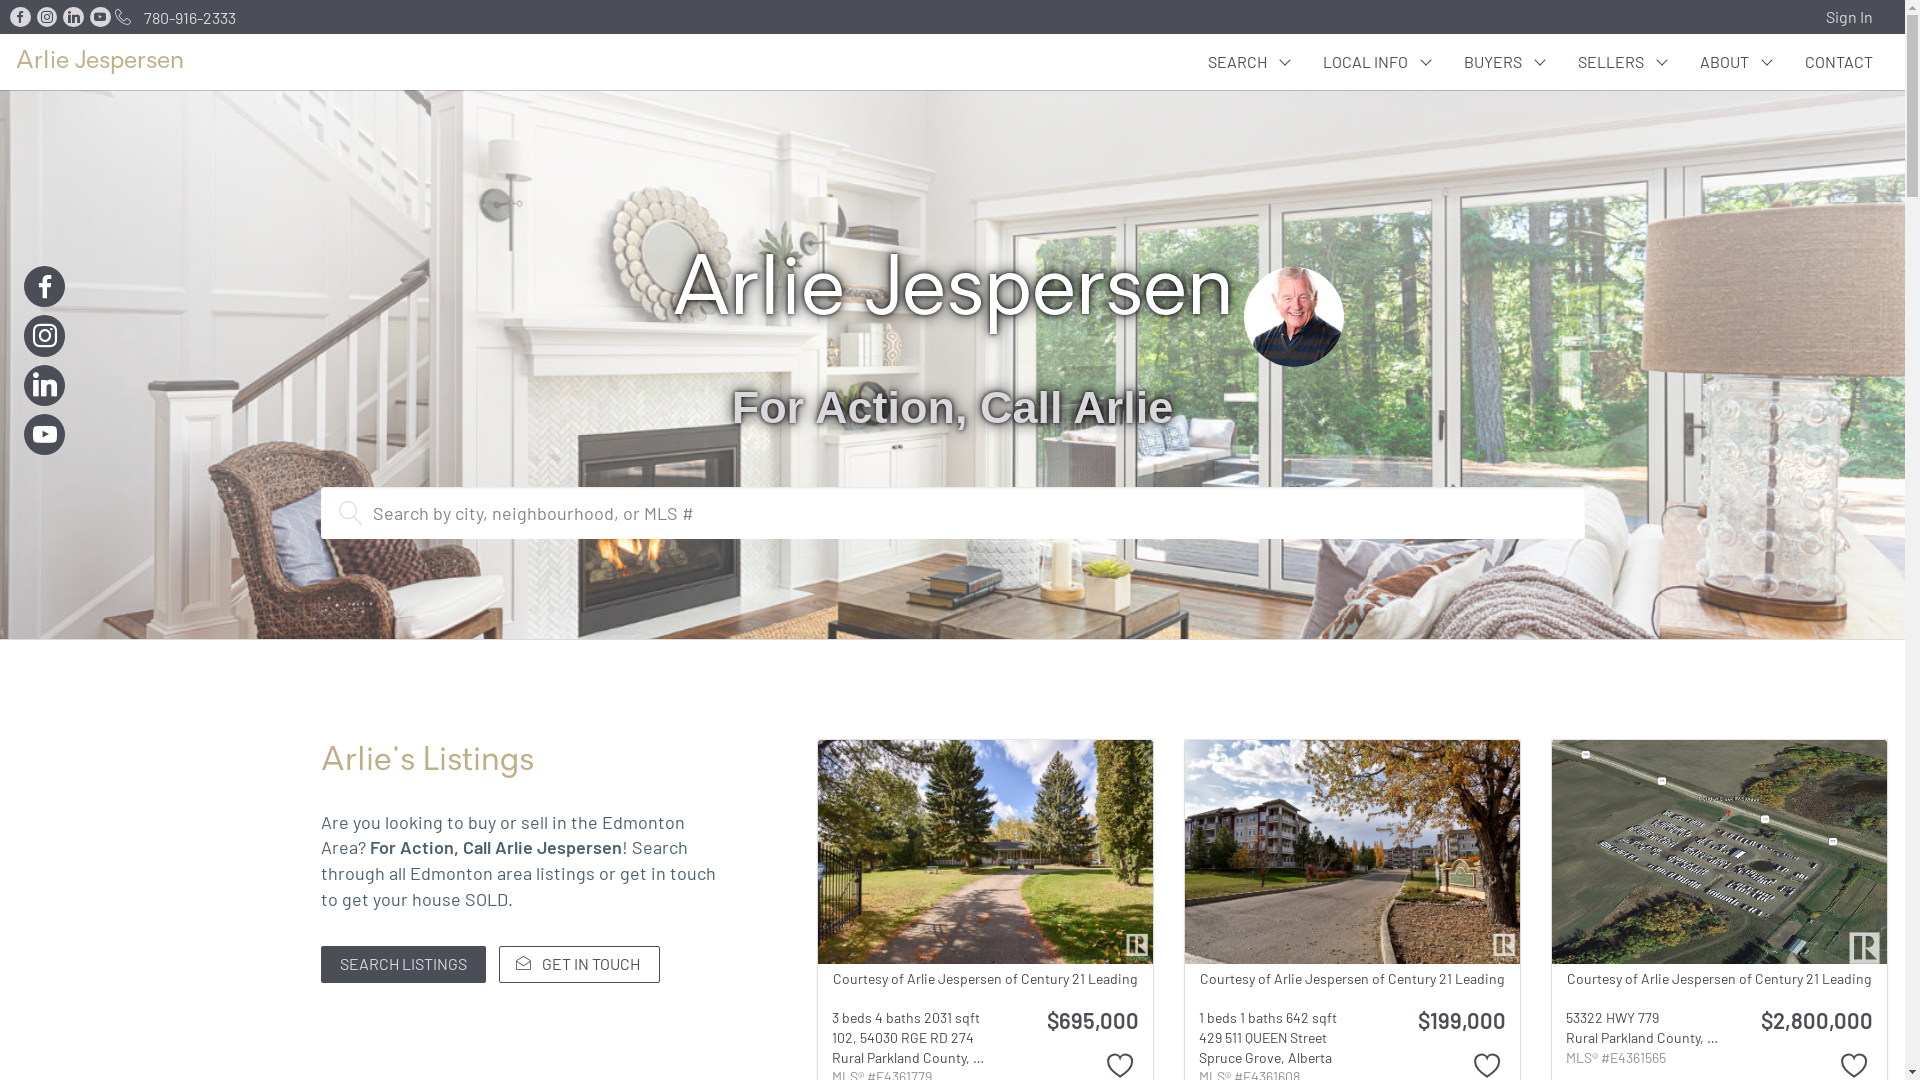  I want to click on 'GET IN TOUCH', so click(499, 963).